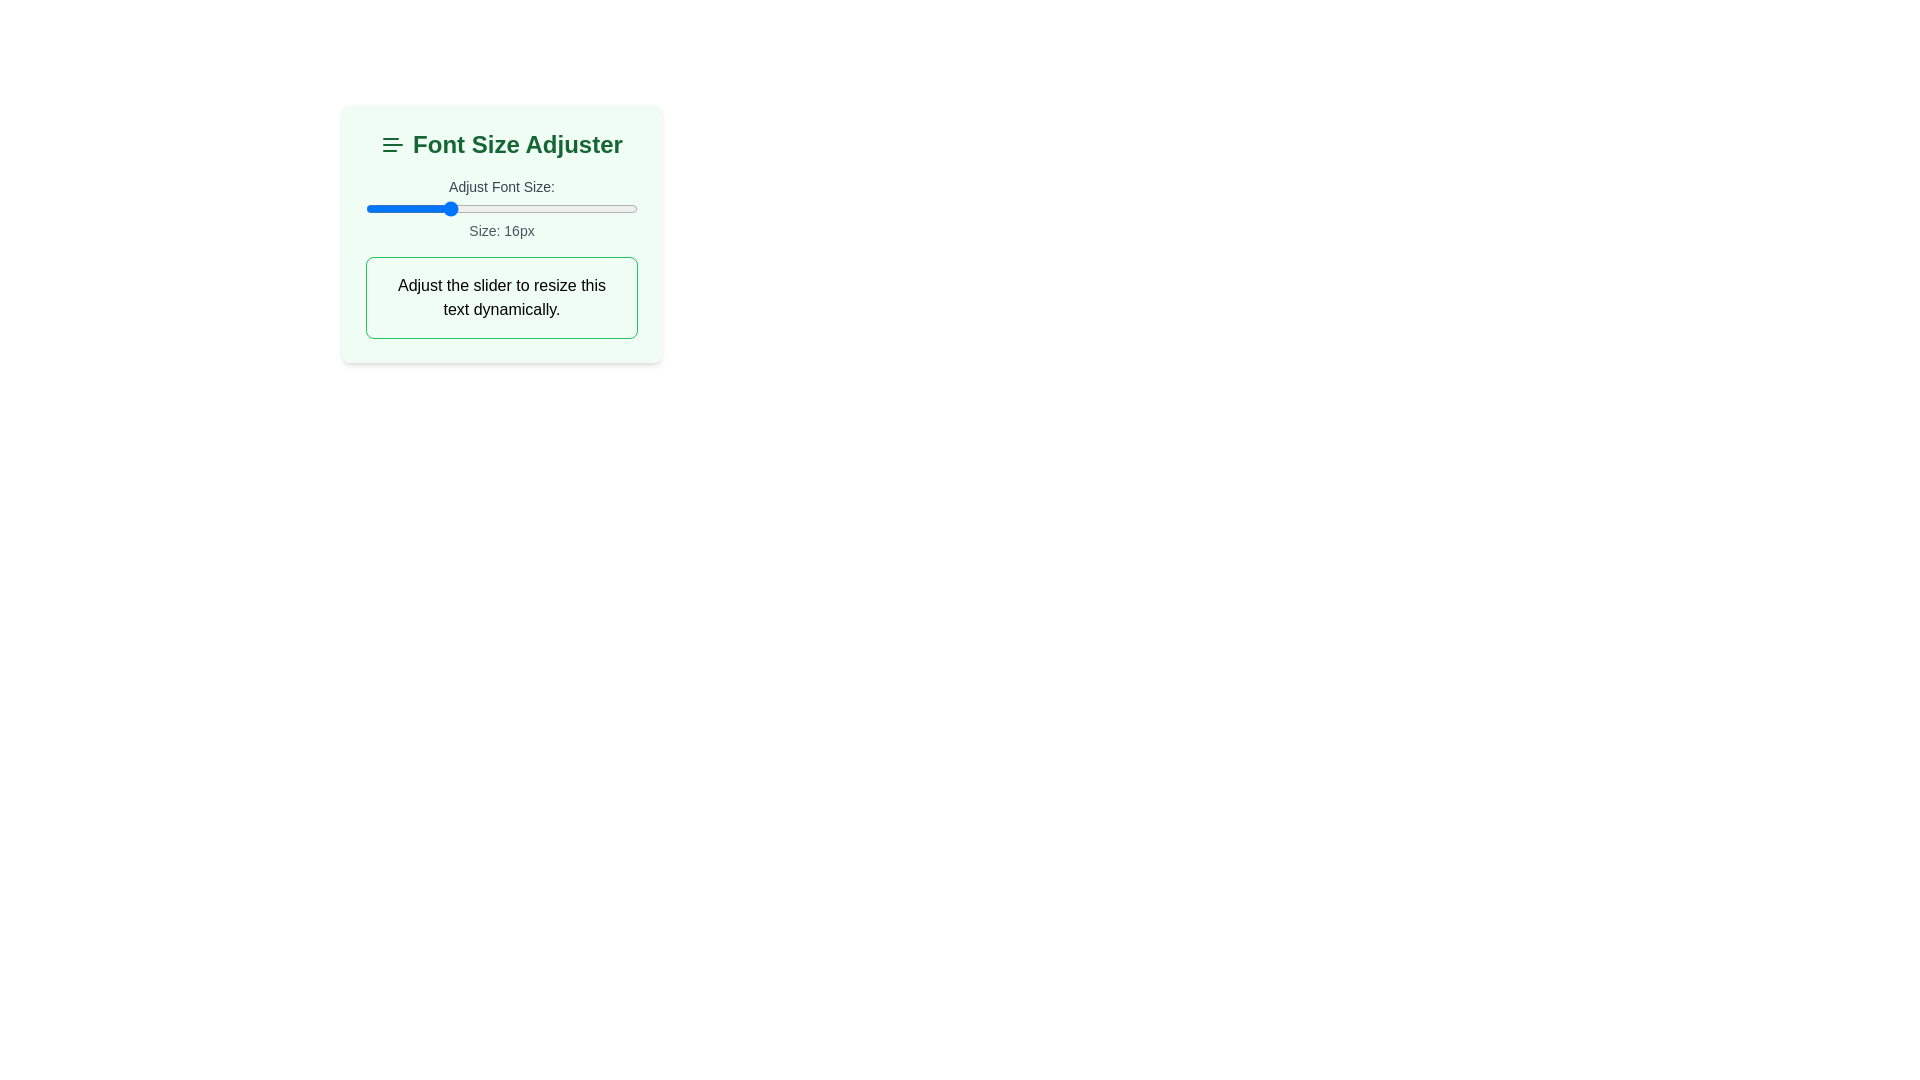  Describe the element at coordinates (582, 208) in the screenshot. I see `the slider to set the font size to 26 px` at that location.